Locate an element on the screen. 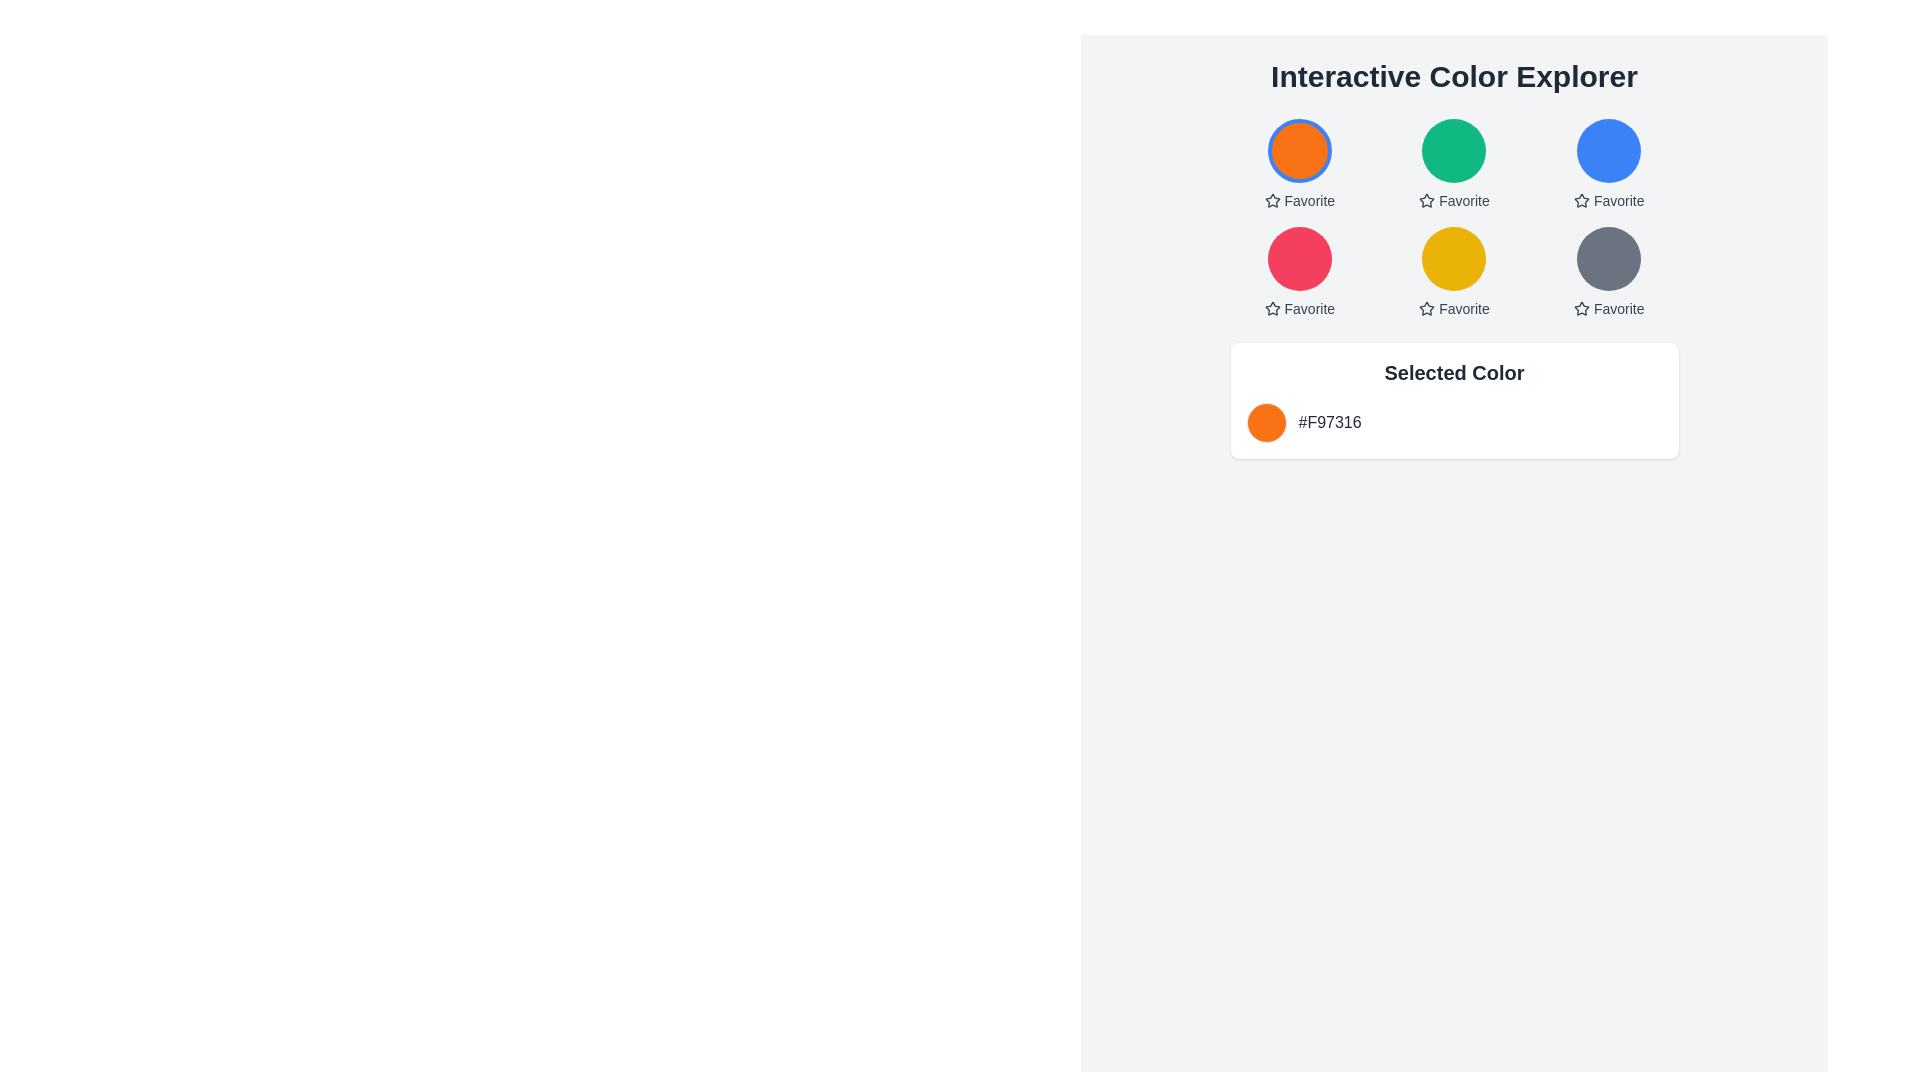 The image size is (1920, 1080). the Interactive Circle with a golden yellow background located in the fourth row of the interactive color options beneath the 'Interactive Color Explorer' title is located at coordinates (1454, 257).